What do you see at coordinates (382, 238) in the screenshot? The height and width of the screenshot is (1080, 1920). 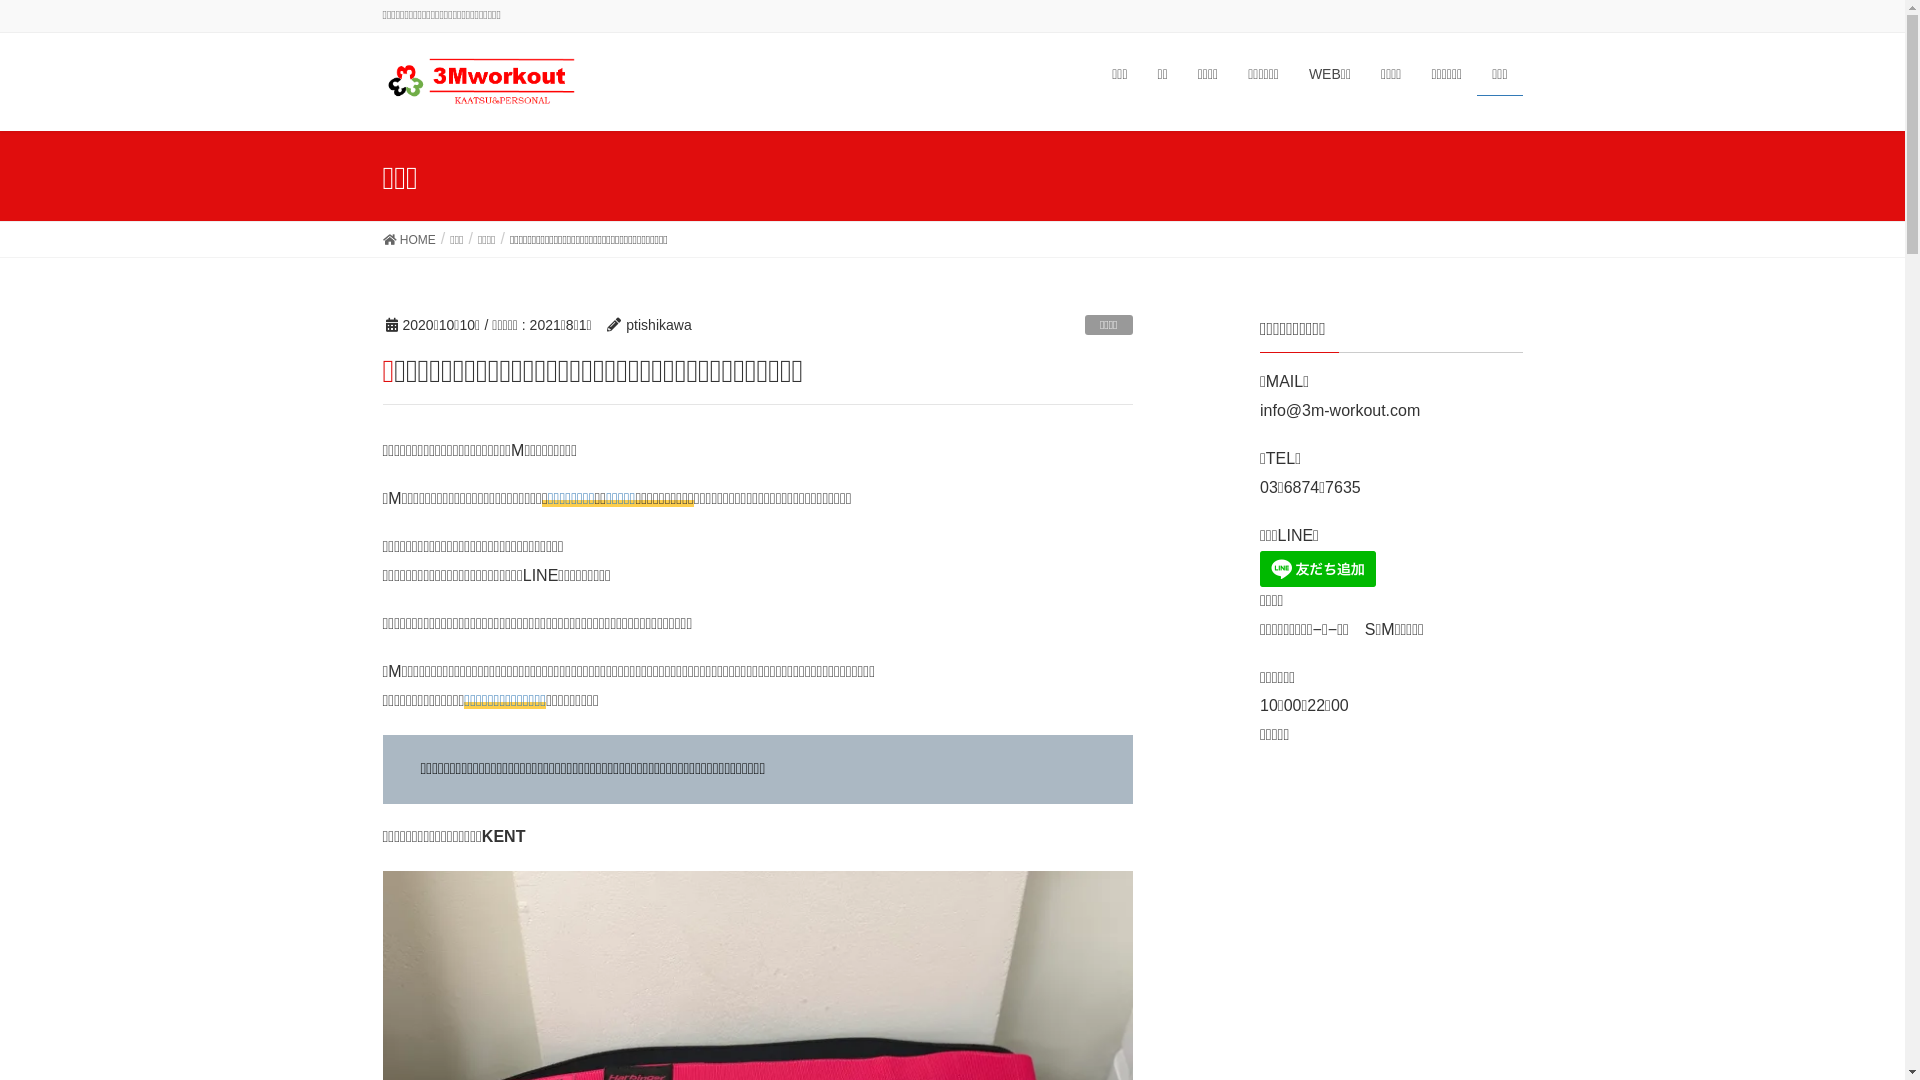 I see `'HOME'` at bounding box center [382, 238].